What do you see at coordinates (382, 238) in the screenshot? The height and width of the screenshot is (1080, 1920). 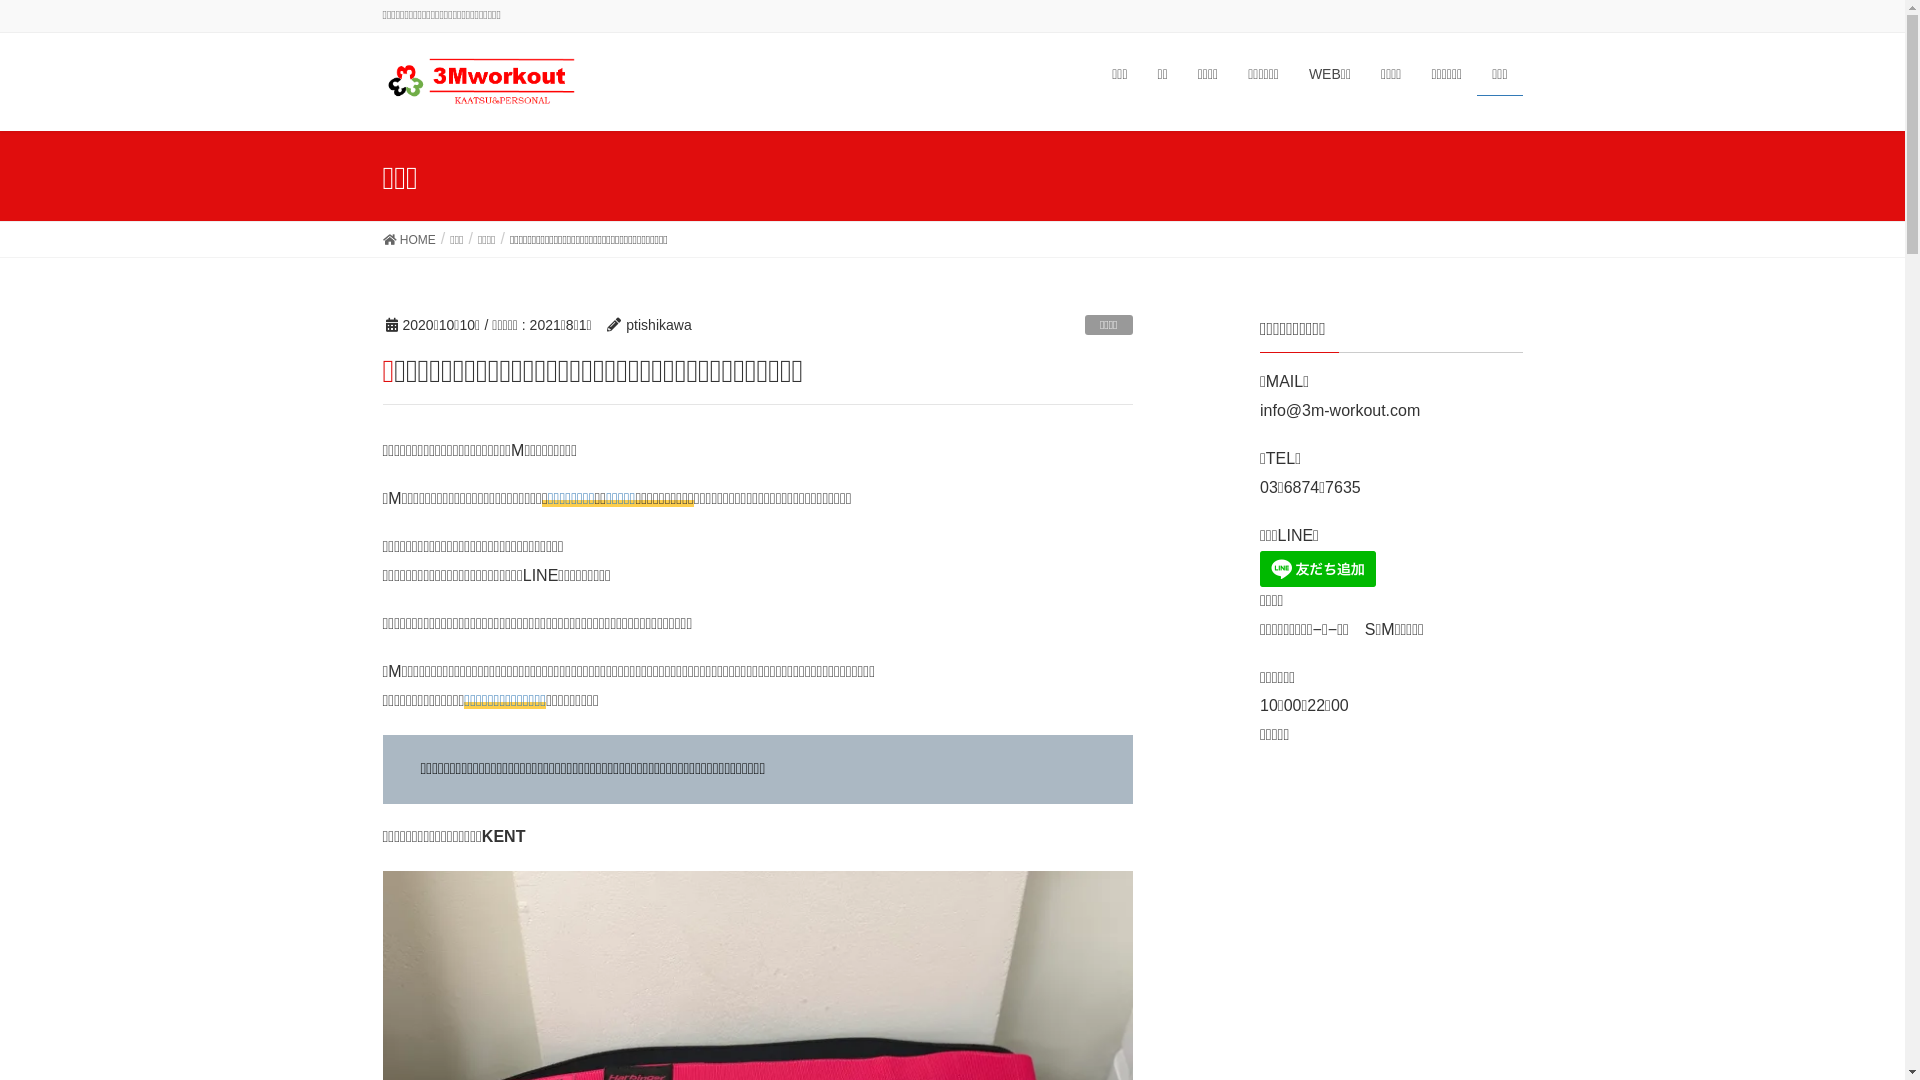 I see `'HOME'` at bounding box center [382, 238].